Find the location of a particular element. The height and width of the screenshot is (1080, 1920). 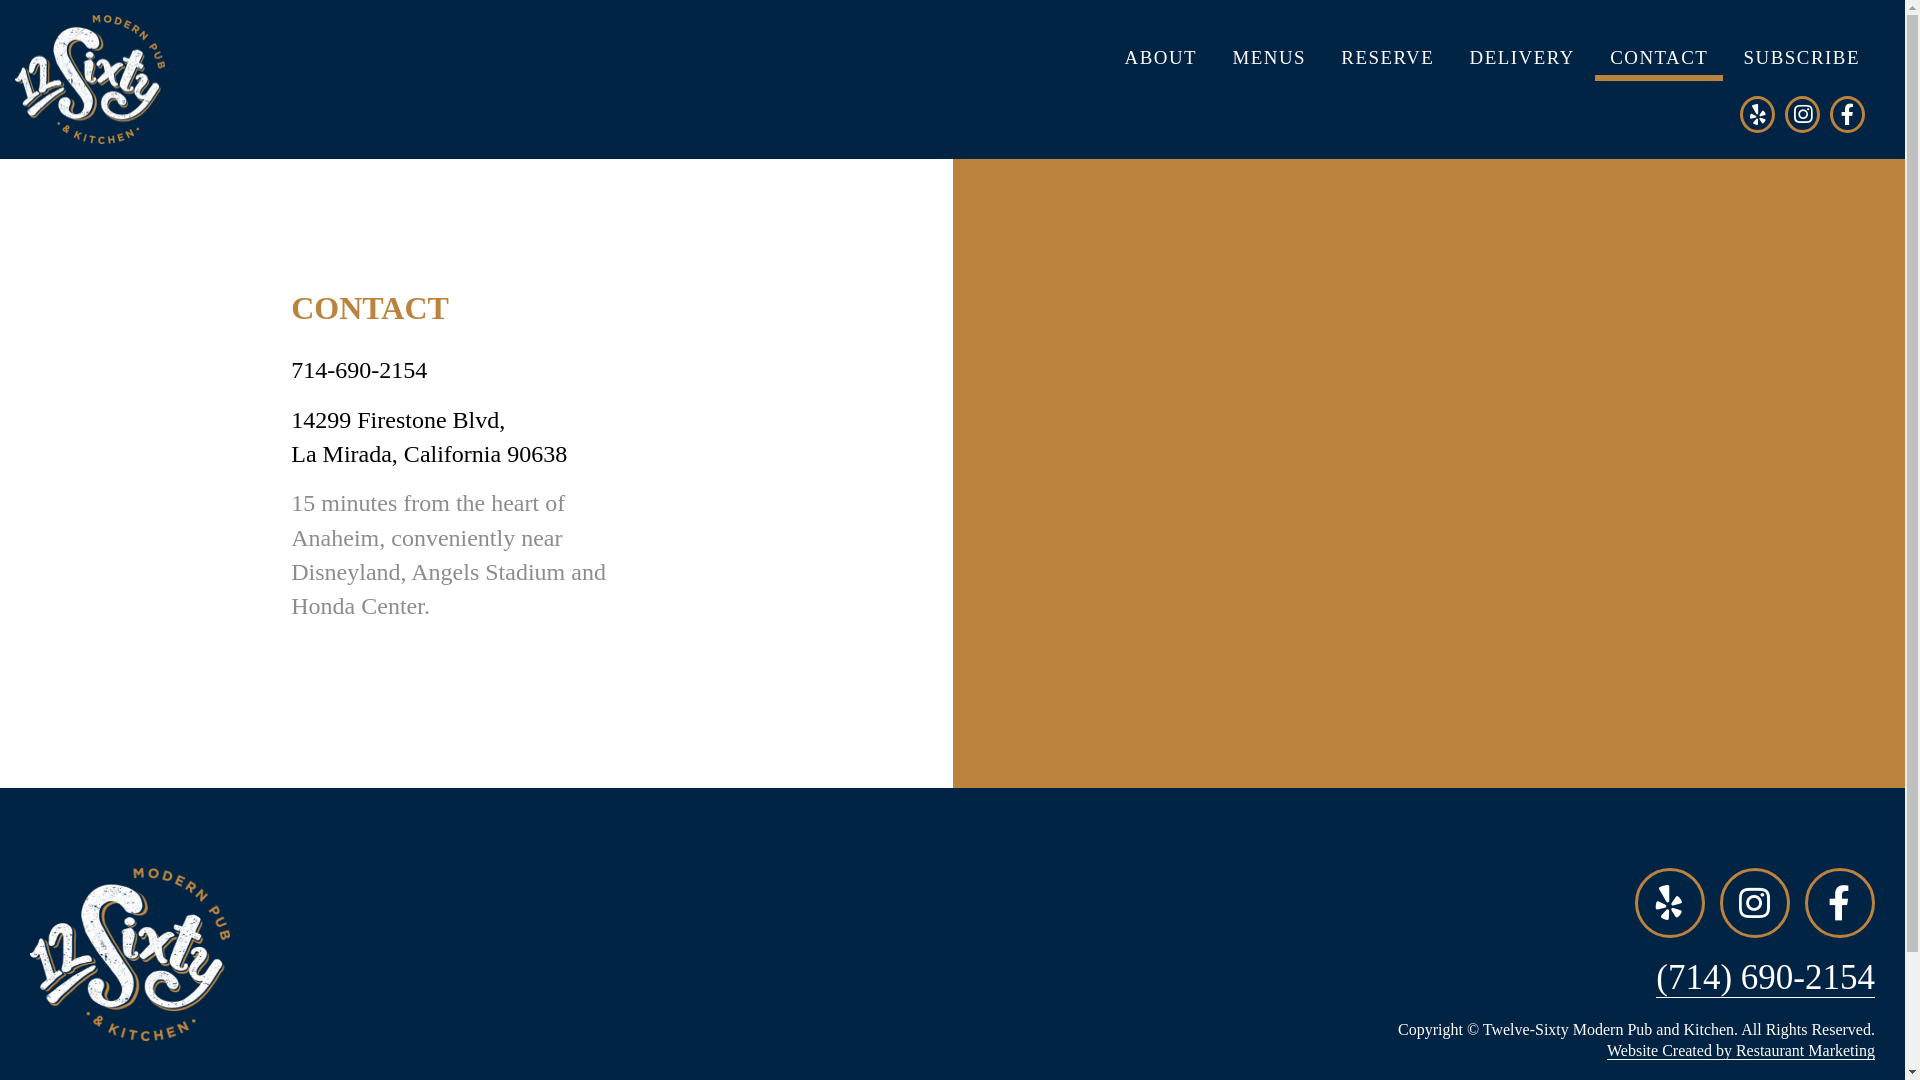

'Website Created by Restaurant Marketing' is located at coordinates (1607, 1049).